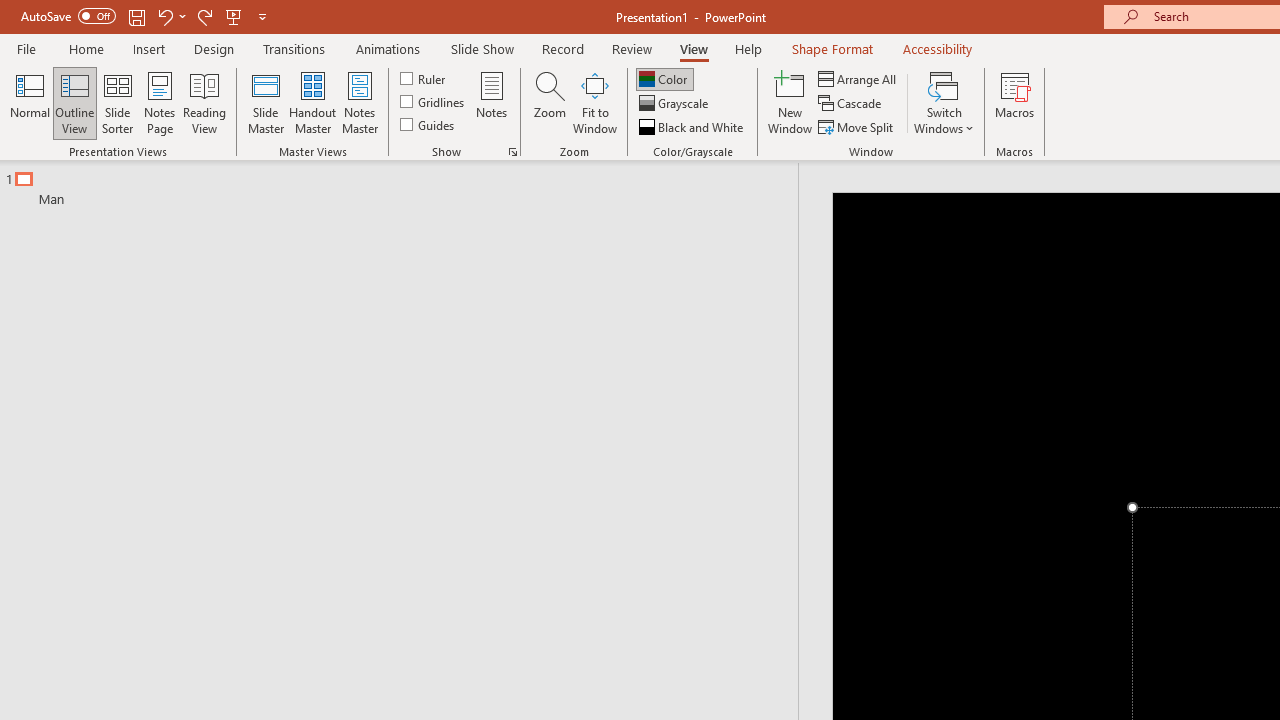 Image resolution: width=1280 pixels, height=720 pixels. I want to click on 'Notes Page', so click(160, 103).